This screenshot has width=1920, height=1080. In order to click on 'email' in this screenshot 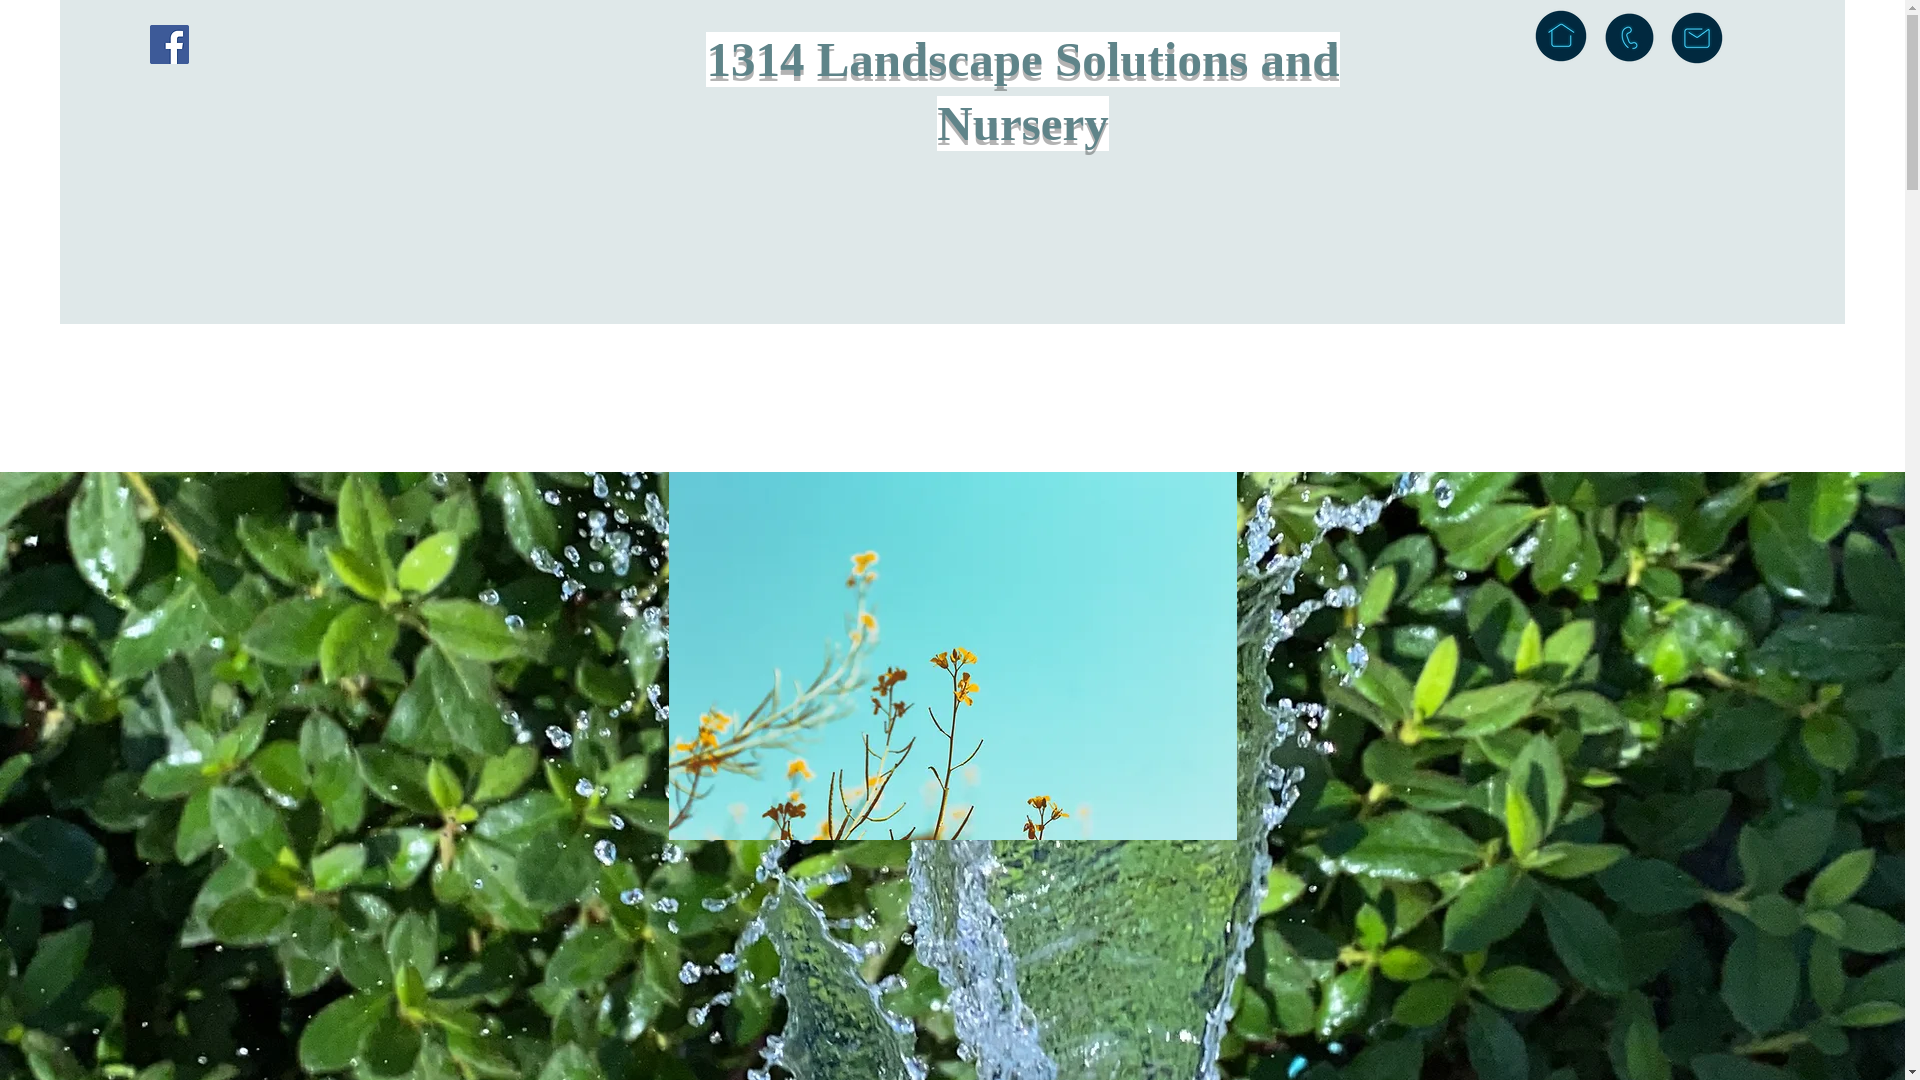, I will do `click(1669, 38)`.